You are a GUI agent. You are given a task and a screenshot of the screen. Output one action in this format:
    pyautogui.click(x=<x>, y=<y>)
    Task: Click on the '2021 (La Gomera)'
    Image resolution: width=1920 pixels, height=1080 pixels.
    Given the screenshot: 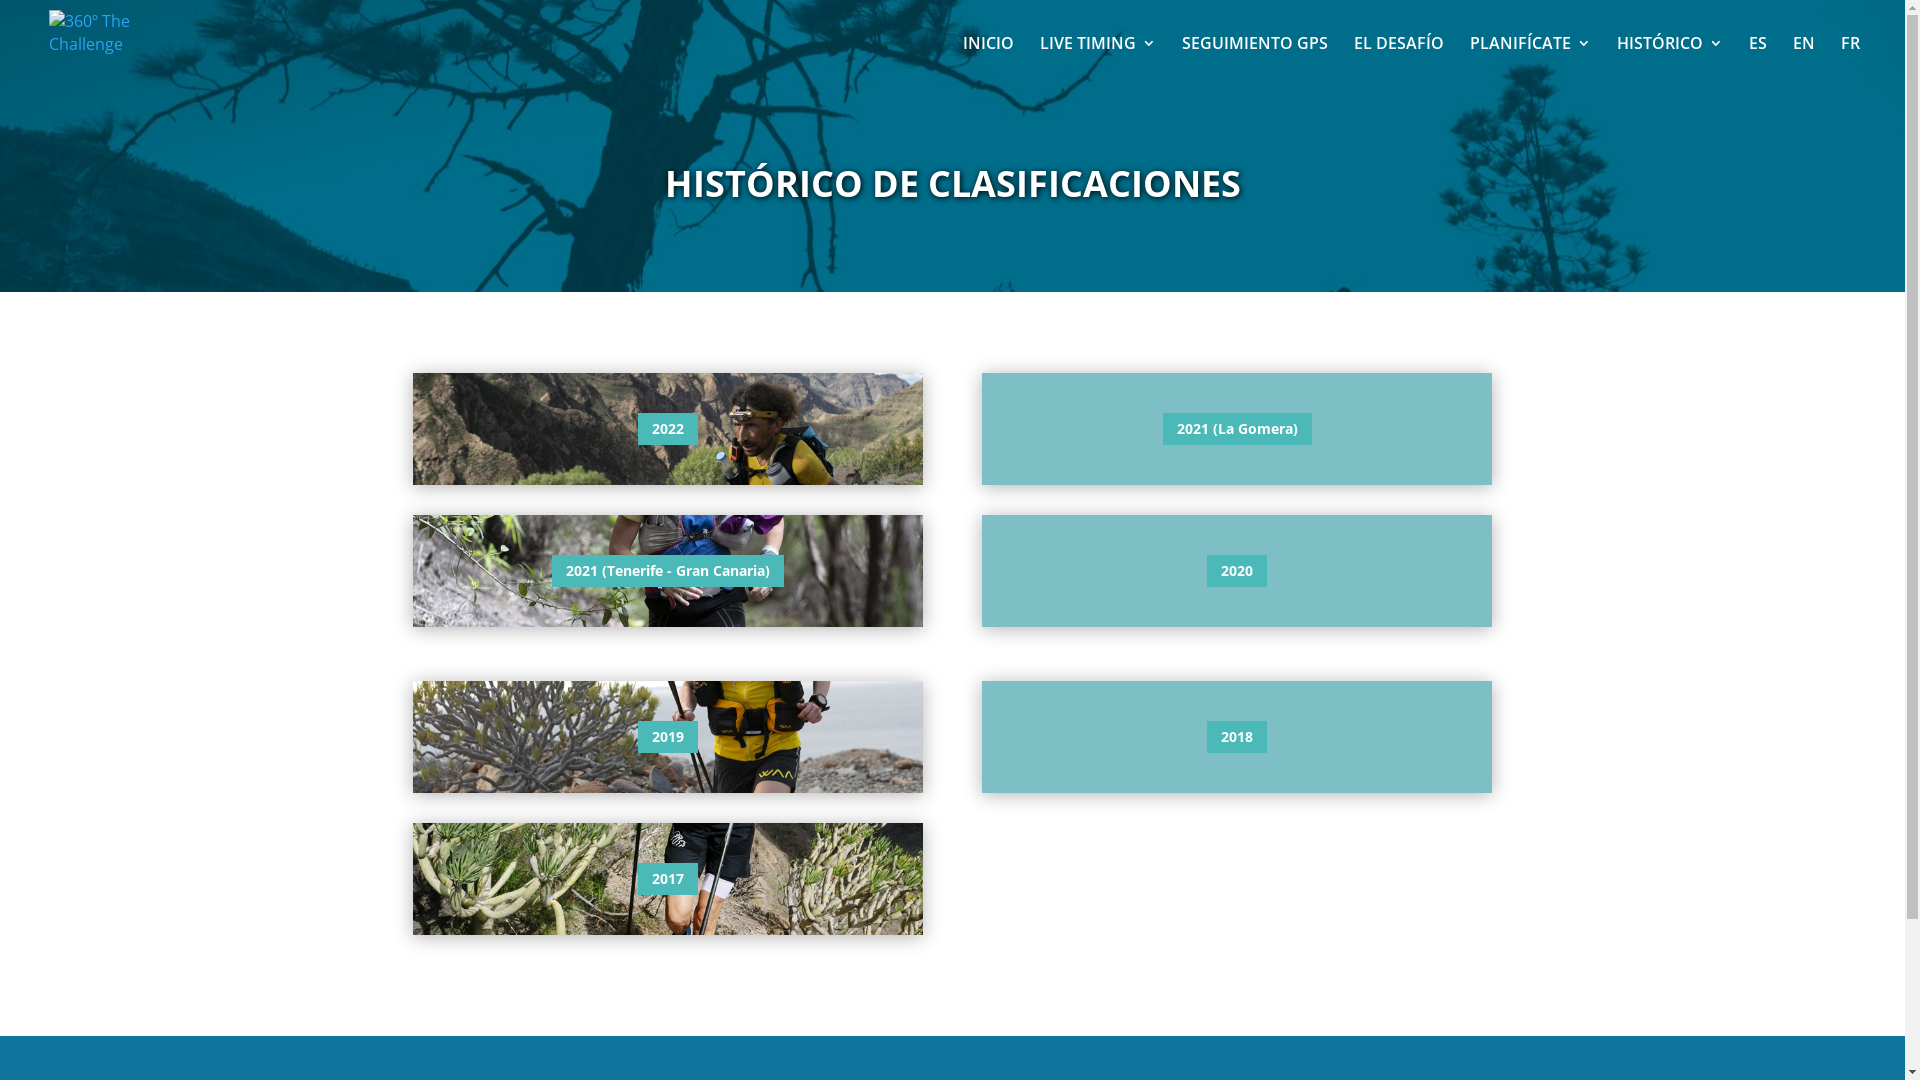 What is the action you would take?
    pyautogui.click(x=1236, y=427)
    